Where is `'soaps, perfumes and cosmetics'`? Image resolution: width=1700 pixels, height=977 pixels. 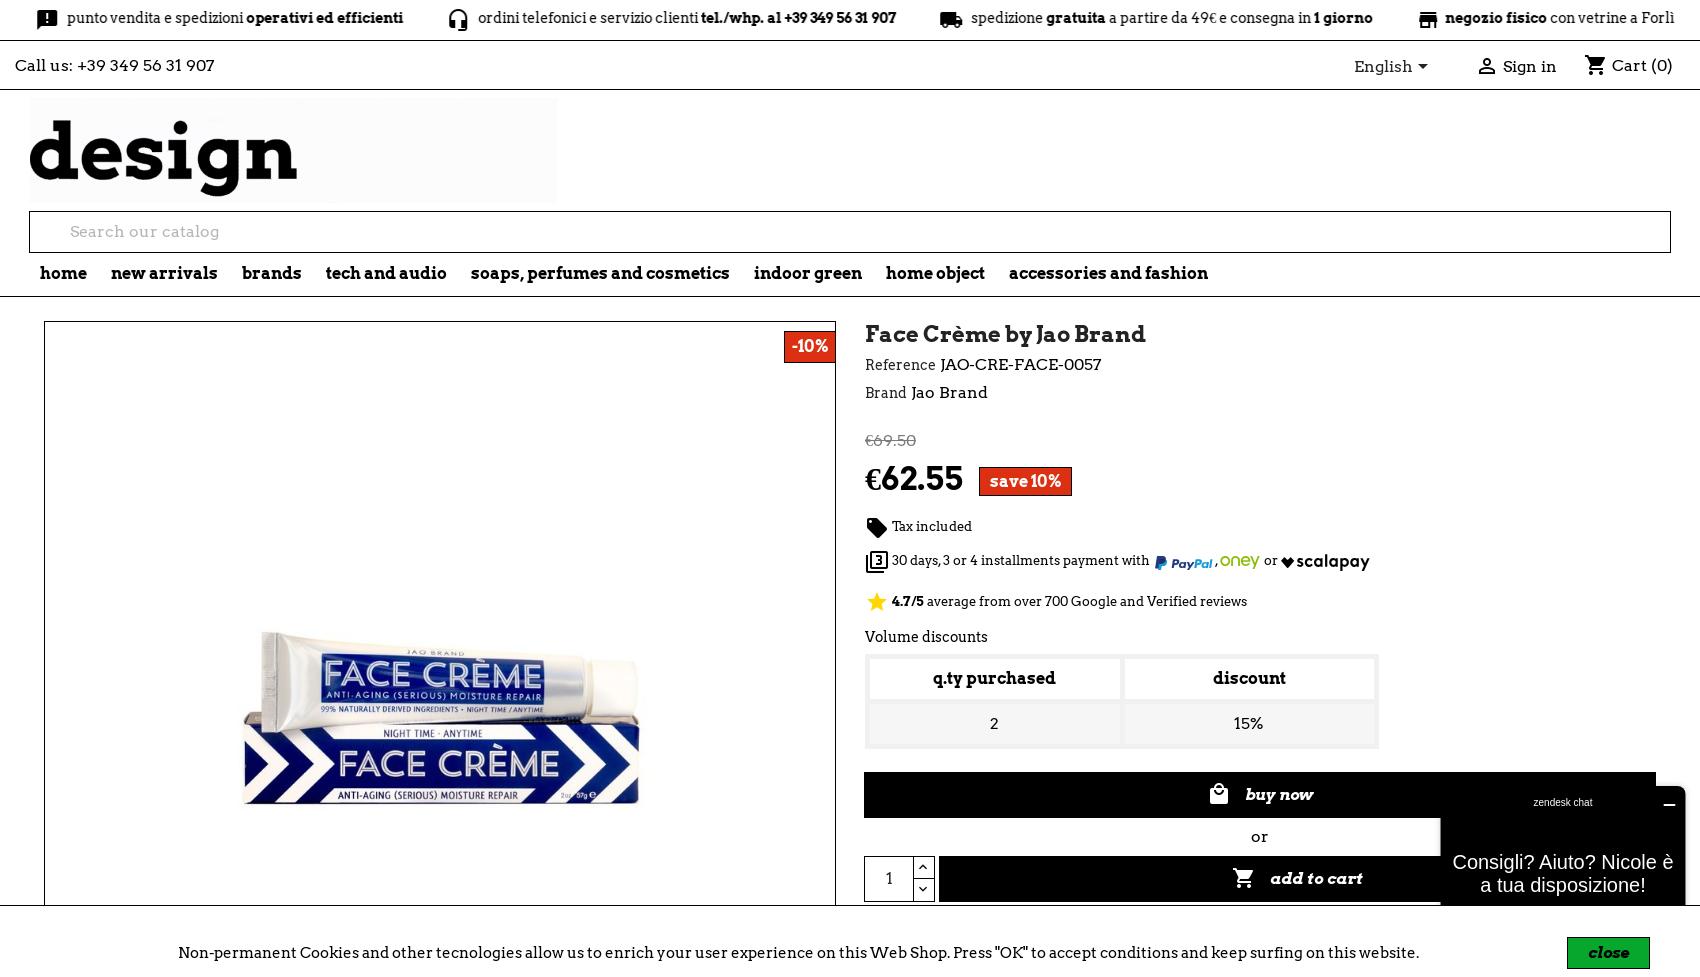
'soaps, perfumes and cosmetics' is located at coordinates (599, 272).